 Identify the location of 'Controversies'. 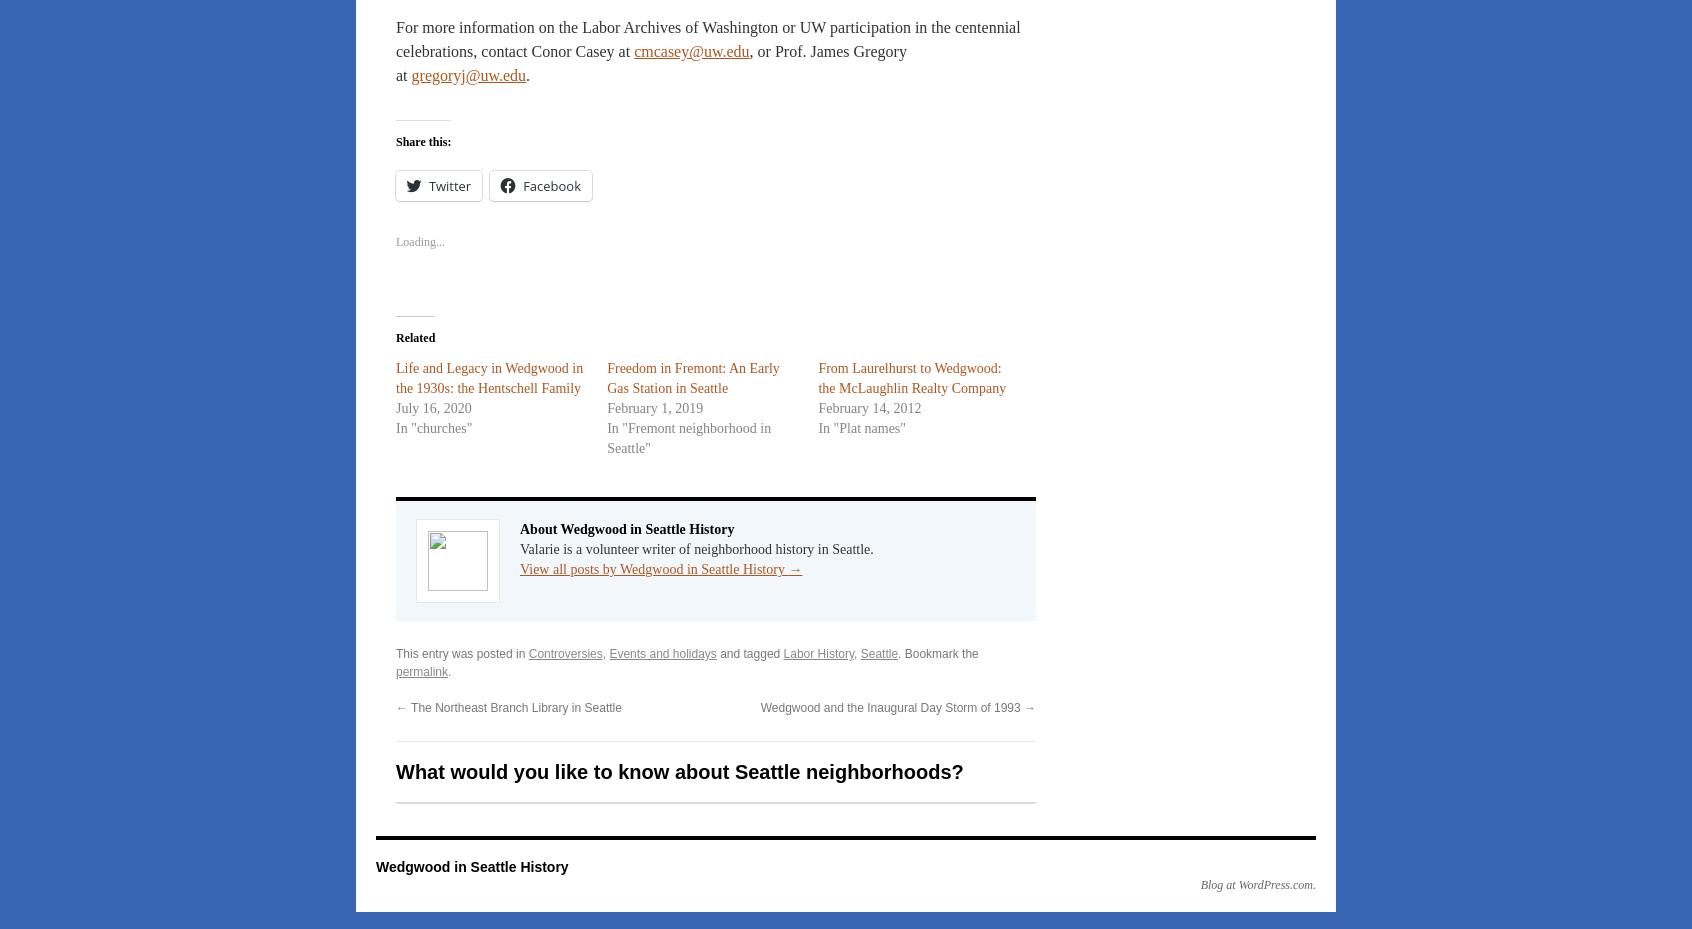
(564, 654).